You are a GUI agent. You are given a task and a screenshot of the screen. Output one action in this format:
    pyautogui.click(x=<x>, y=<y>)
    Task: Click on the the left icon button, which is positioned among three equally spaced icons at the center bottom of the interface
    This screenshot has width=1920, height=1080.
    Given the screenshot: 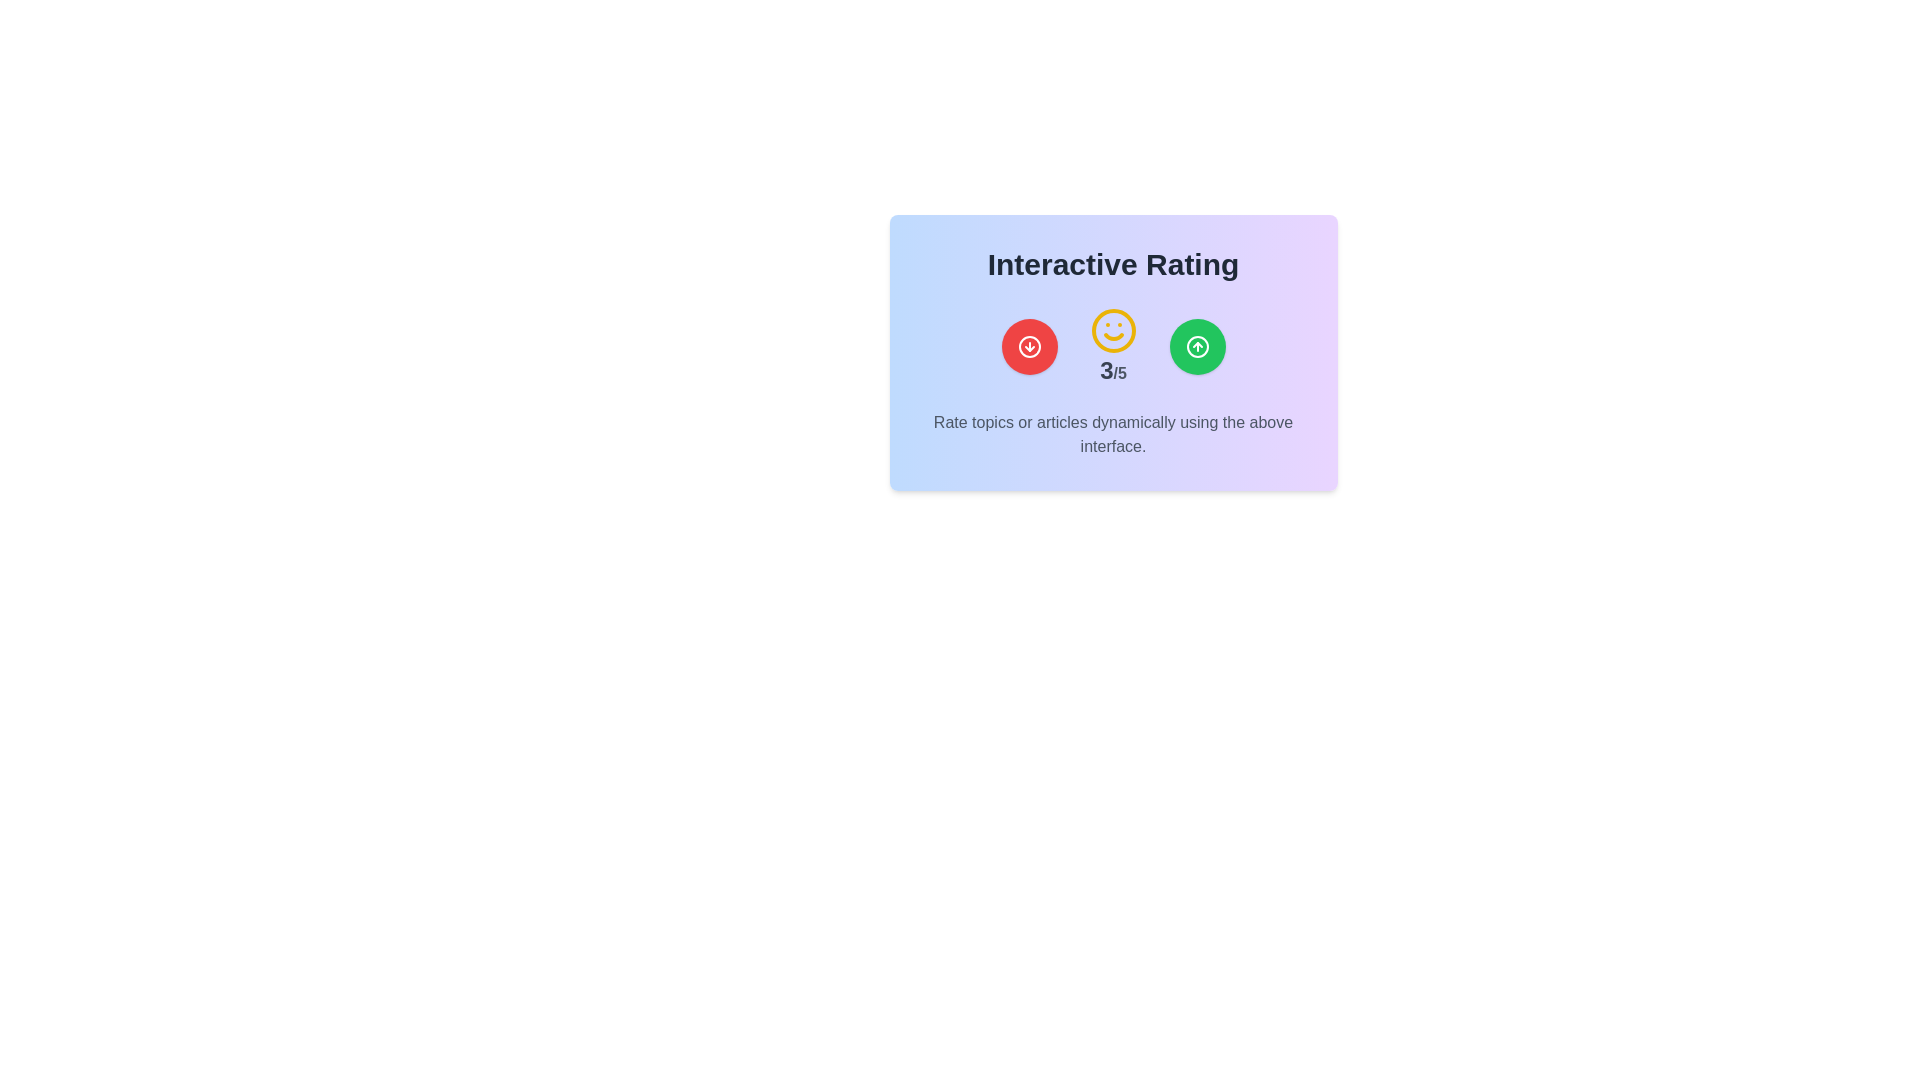 What is the action you would take?
    pyautogui.click(x=1029, y=346)
    